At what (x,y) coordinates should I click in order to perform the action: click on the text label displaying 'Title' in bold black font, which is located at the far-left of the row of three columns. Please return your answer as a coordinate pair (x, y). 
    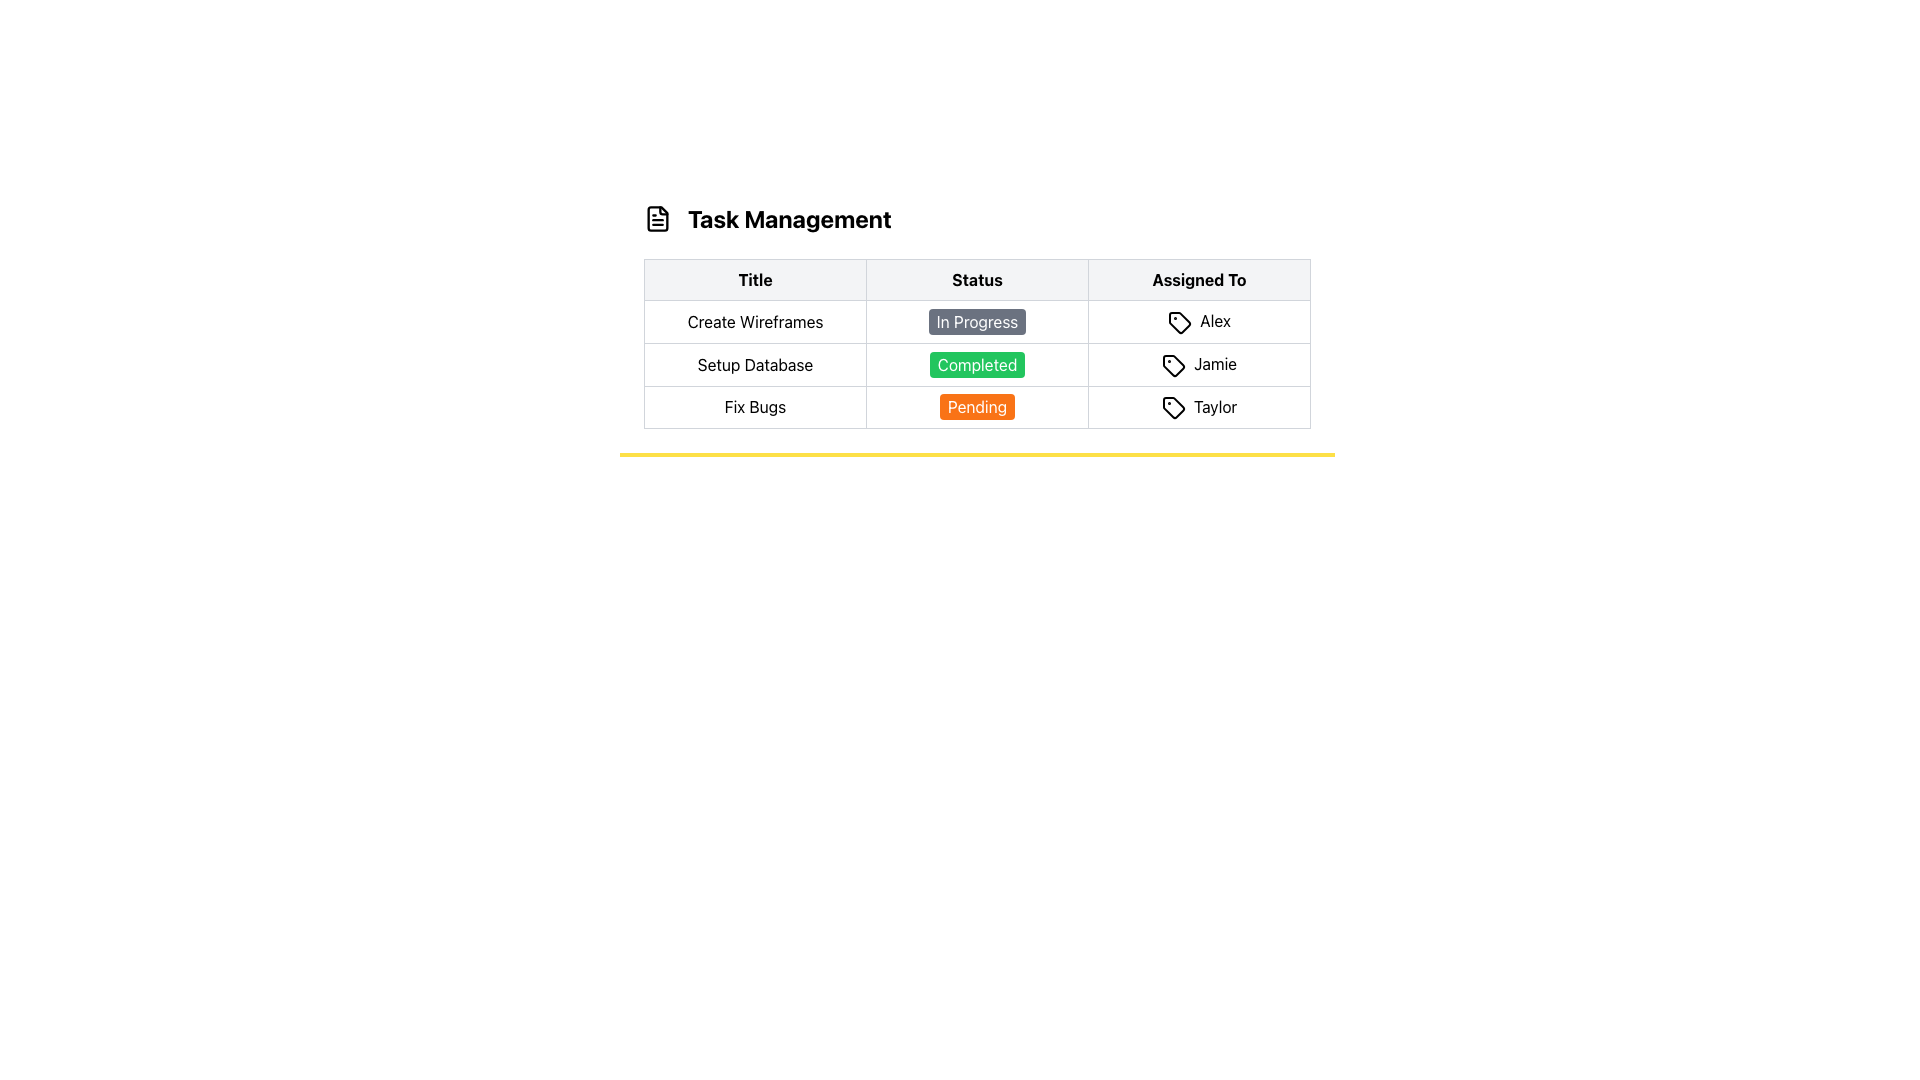
    Looking at the image, I should click on (754, 280).